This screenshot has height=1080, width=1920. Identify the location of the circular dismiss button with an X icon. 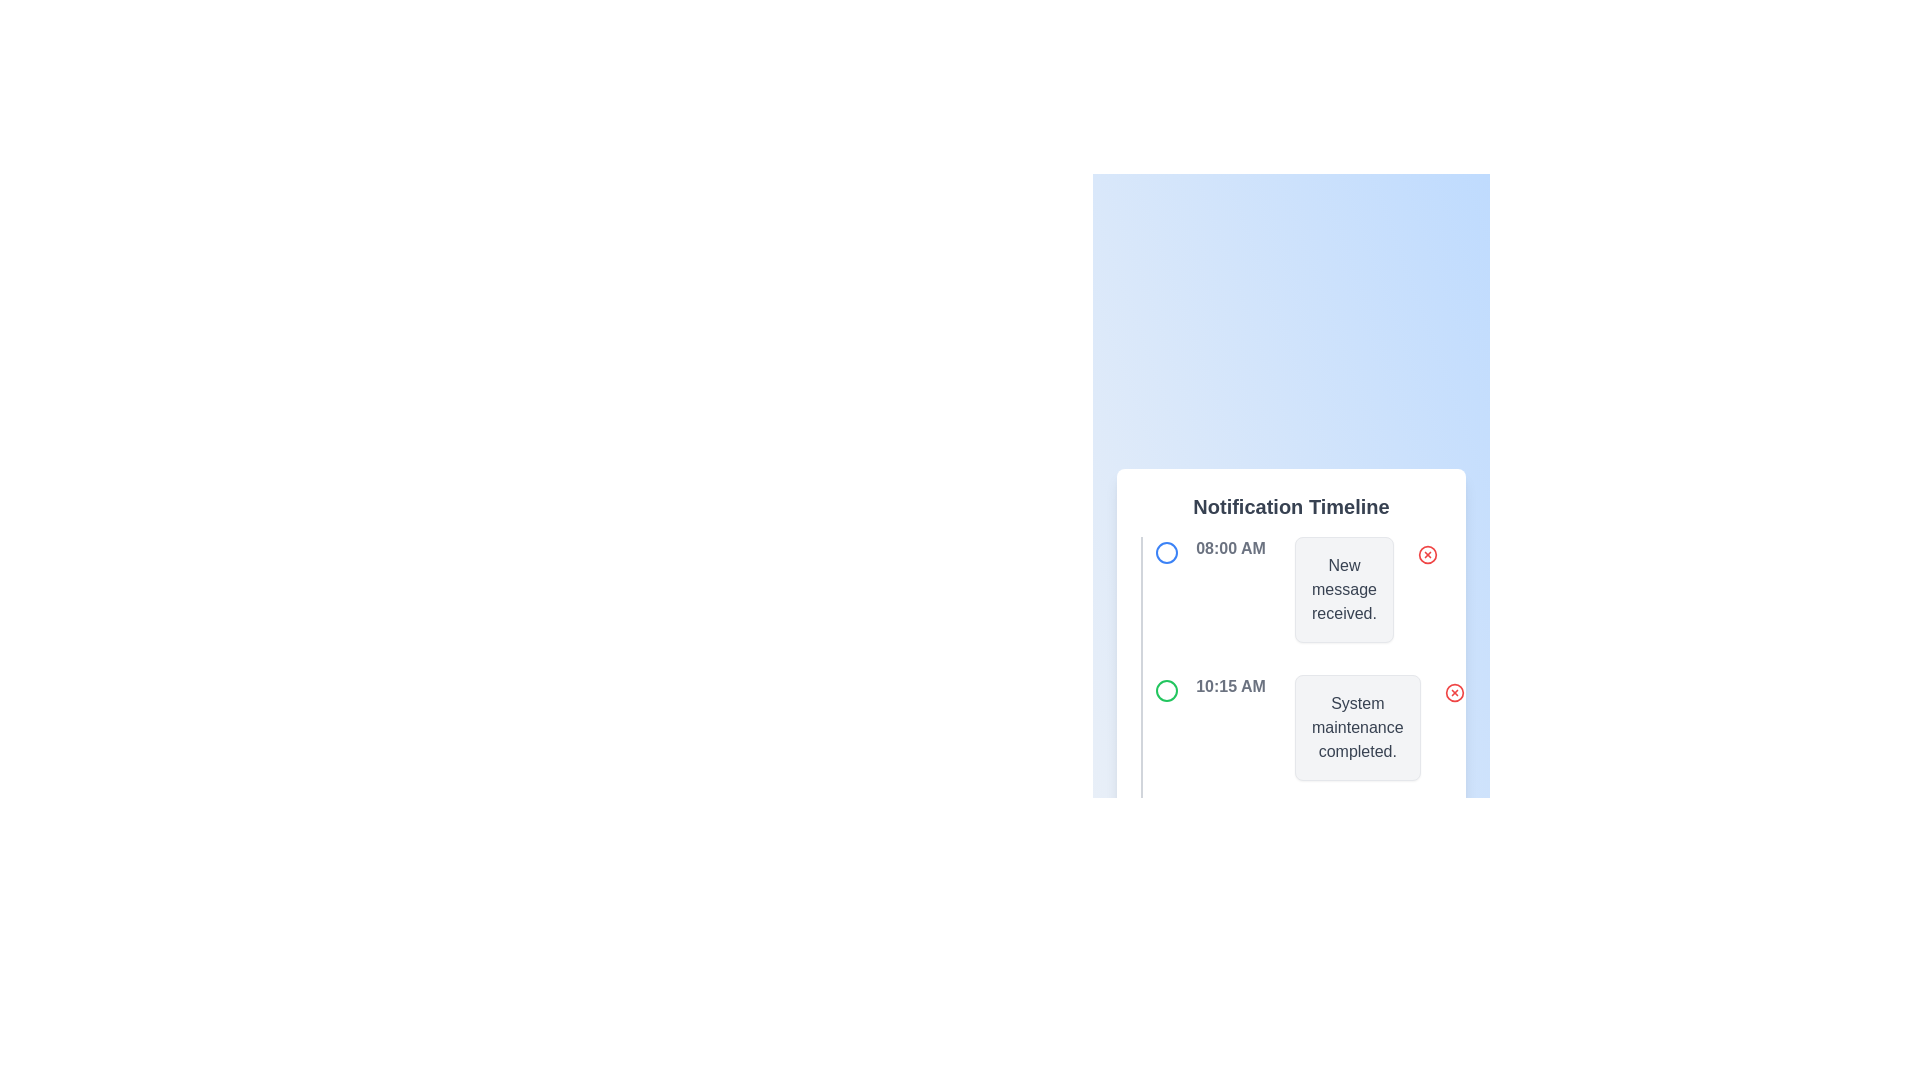
(1454, 692).